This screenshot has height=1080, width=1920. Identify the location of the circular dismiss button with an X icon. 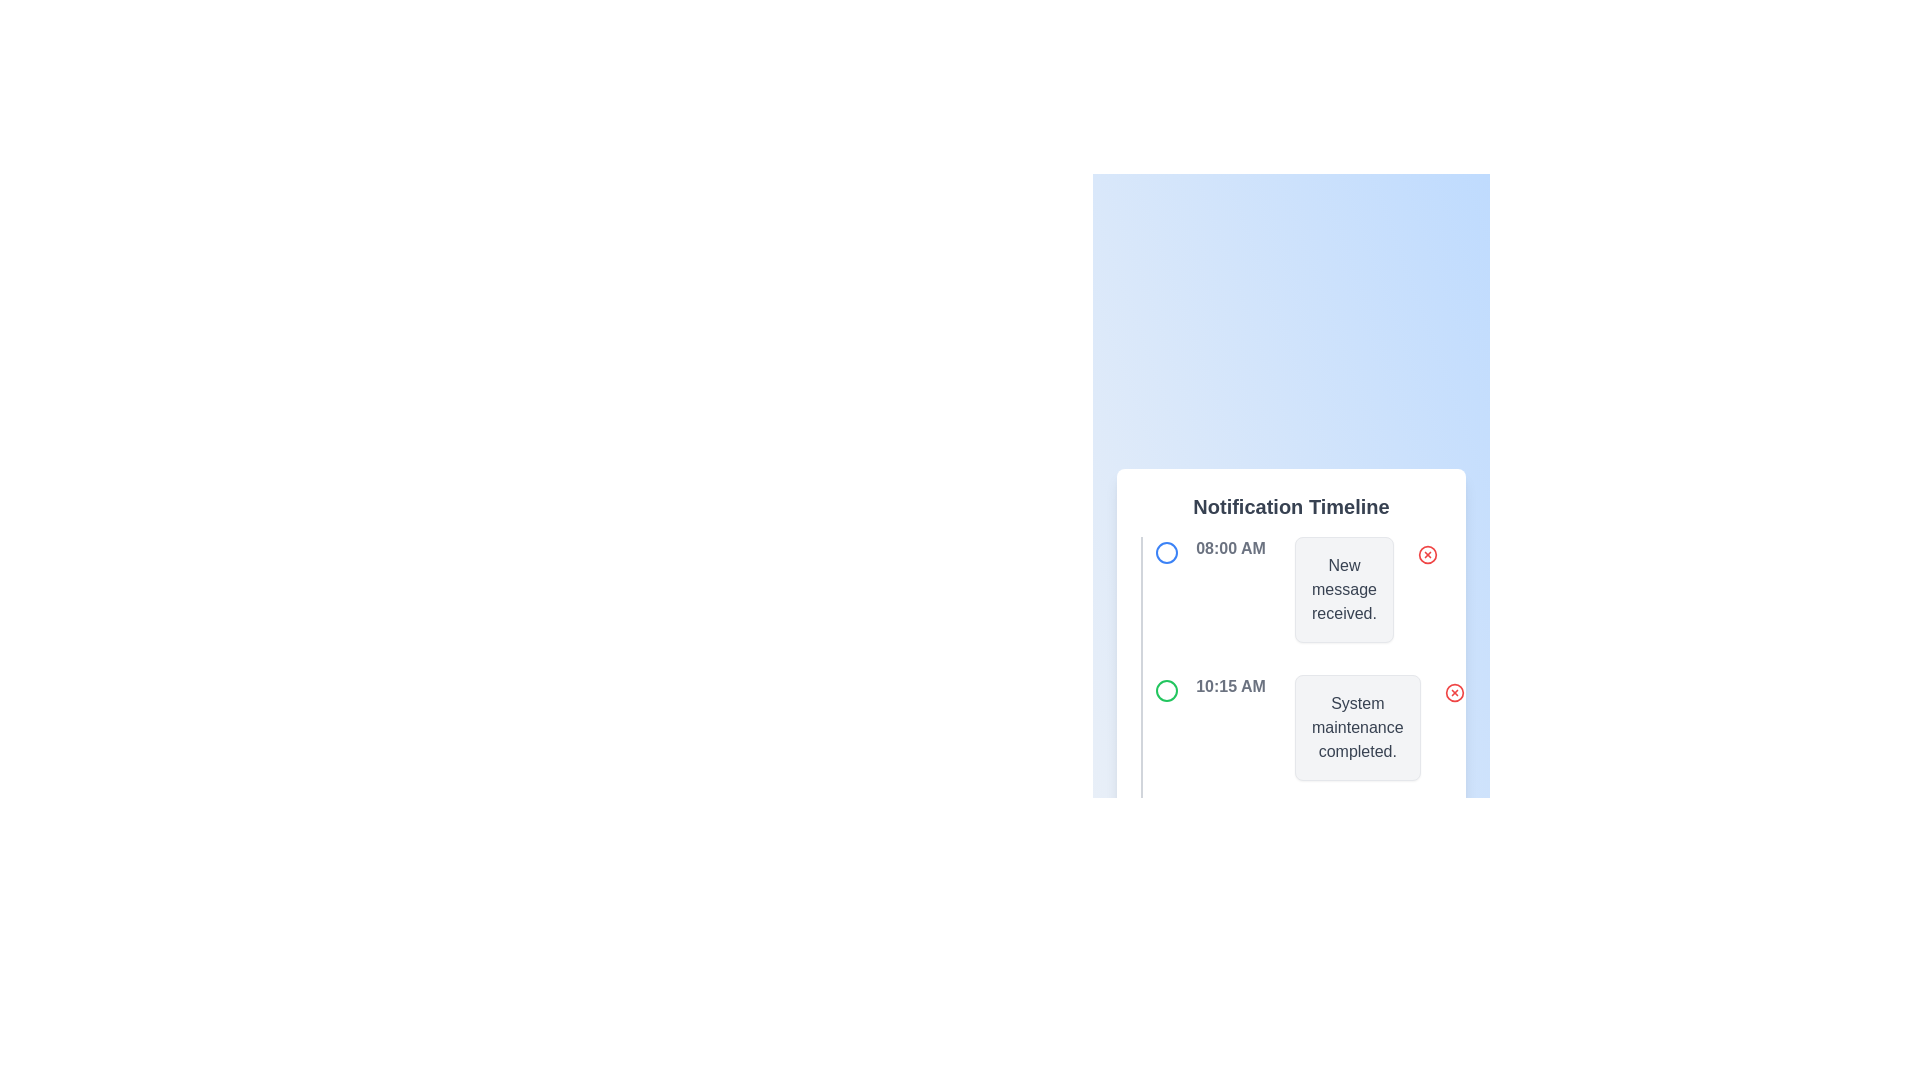
(1454, 692).